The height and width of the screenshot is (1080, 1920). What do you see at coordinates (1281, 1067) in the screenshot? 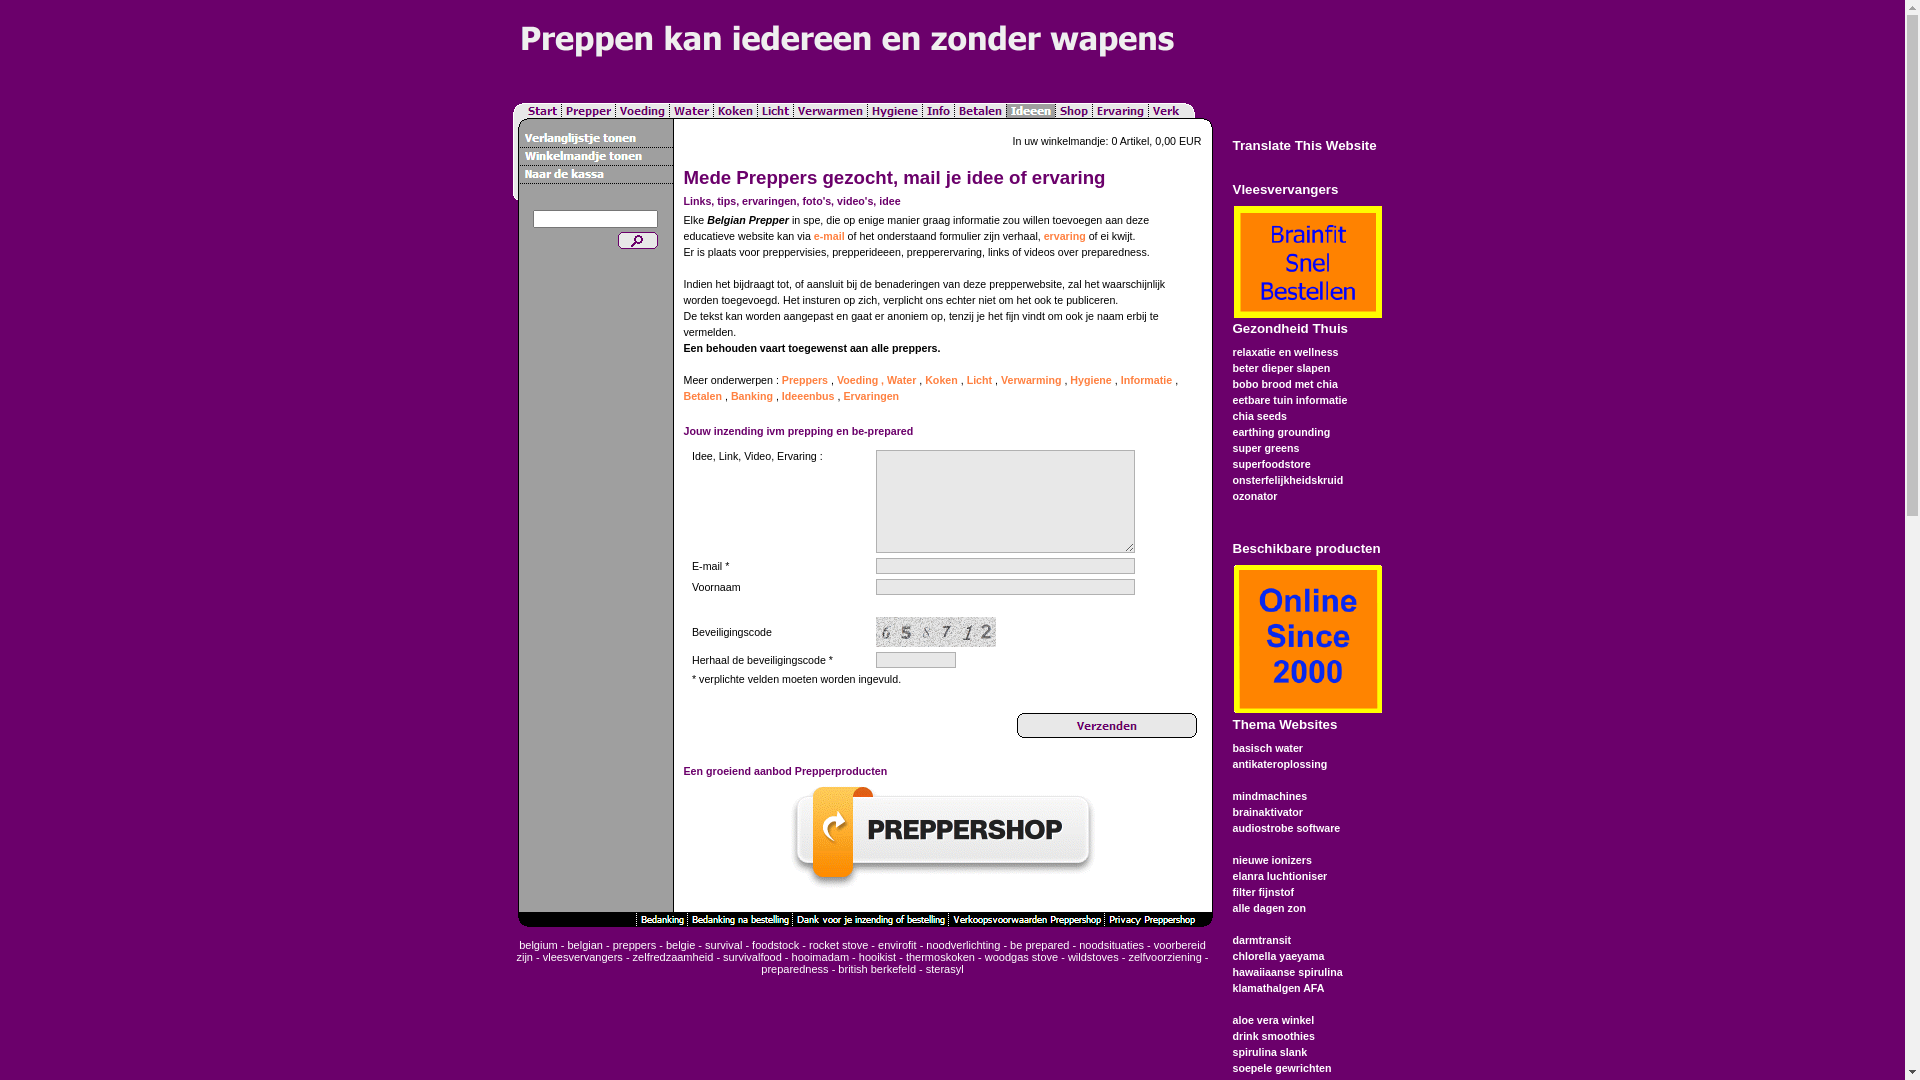
I see `'soepele gewrichten'` at bounding box center [1281, 1067].